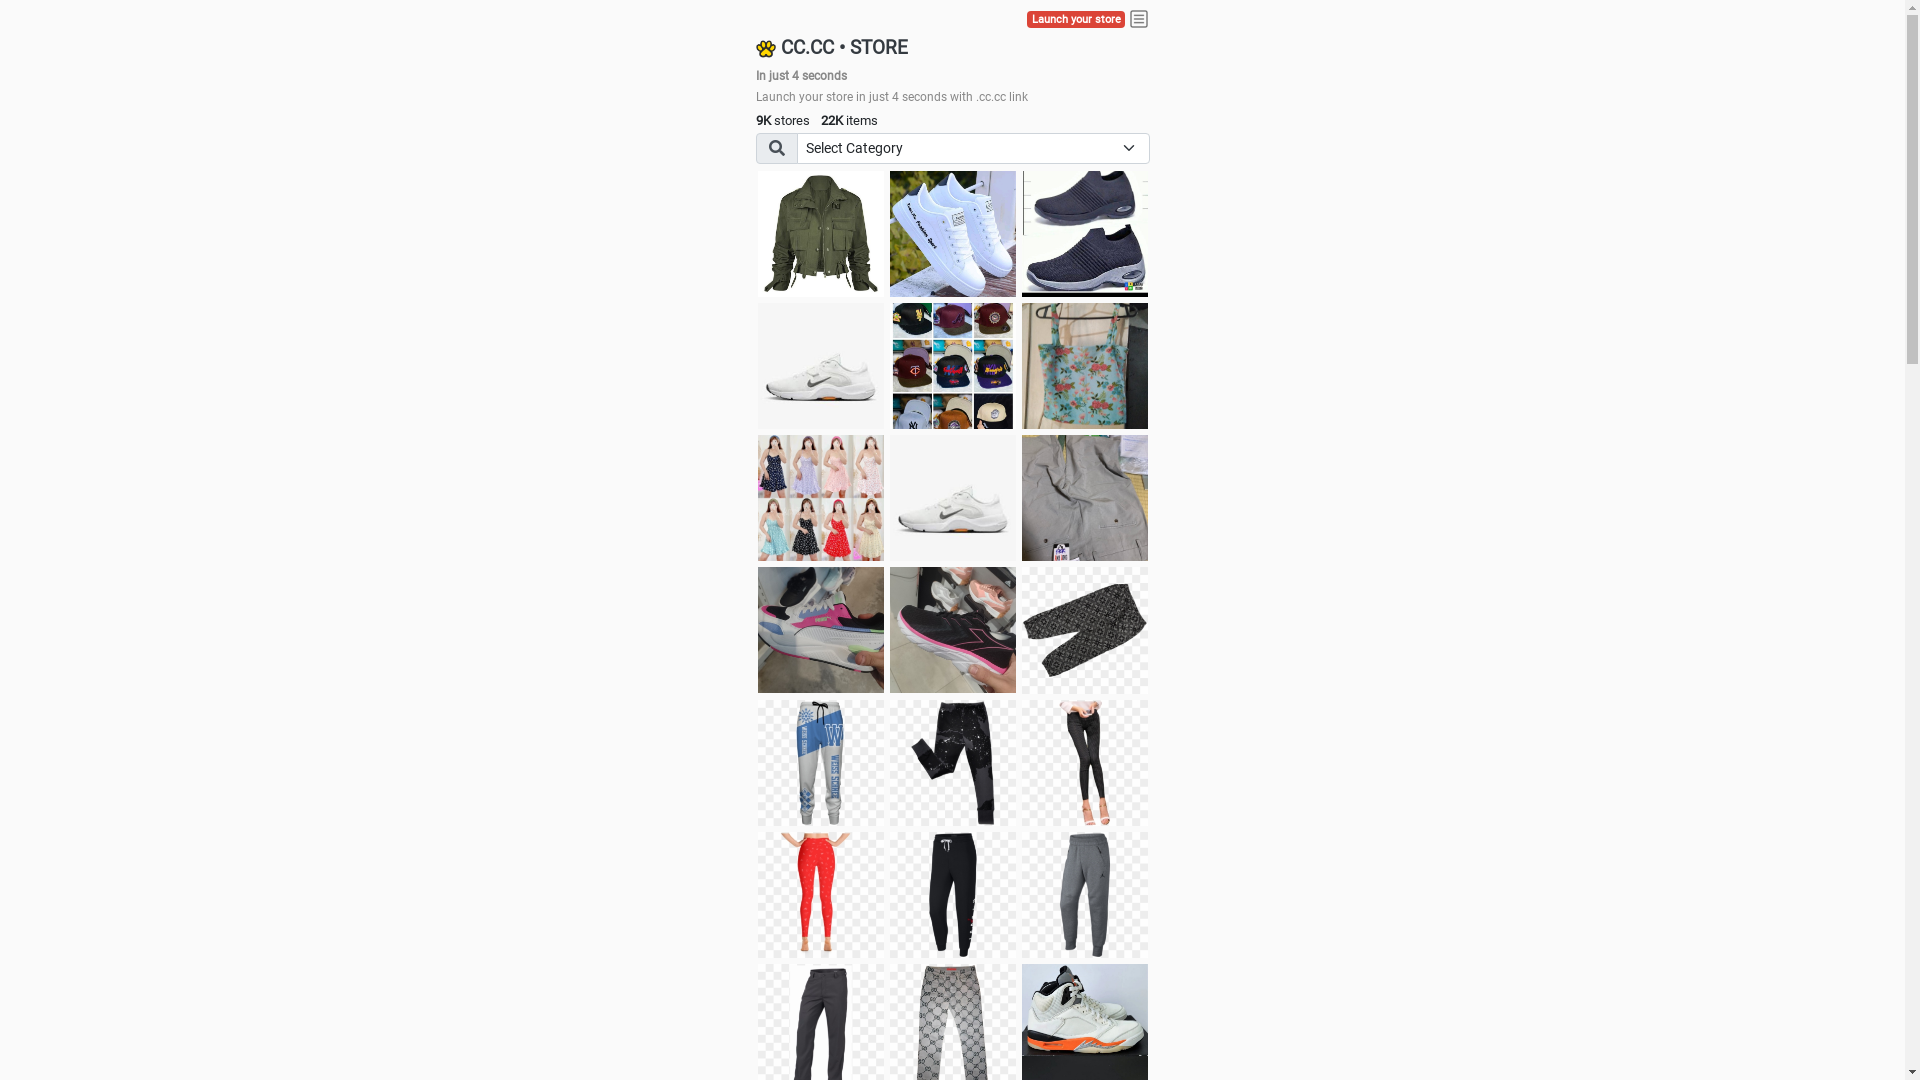 This screenshot has width=1920, height=1080. I want to click on 'Pant', so click(820, 763).